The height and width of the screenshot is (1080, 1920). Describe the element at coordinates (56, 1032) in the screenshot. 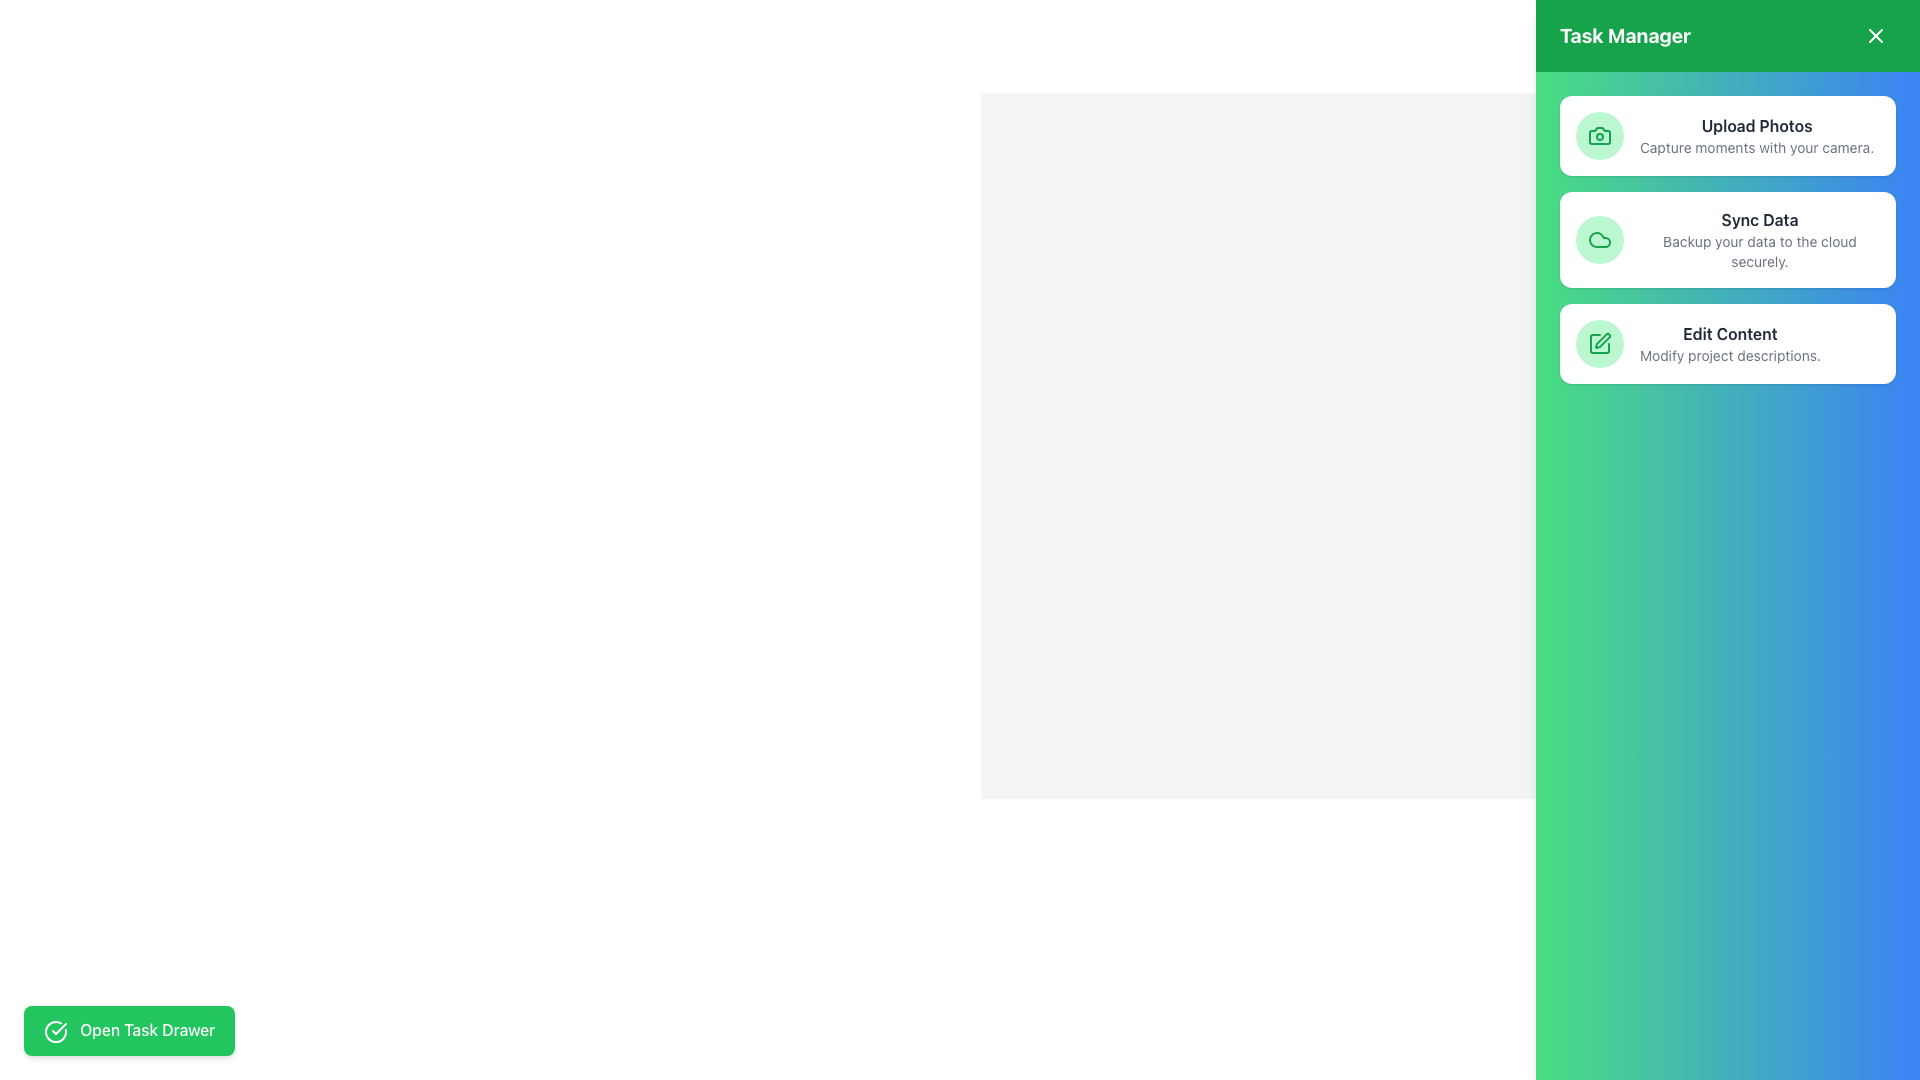

I see `the green circular icon with a checkmark symbol, located to the left of the 'Open Task Drawer' button` at that location.